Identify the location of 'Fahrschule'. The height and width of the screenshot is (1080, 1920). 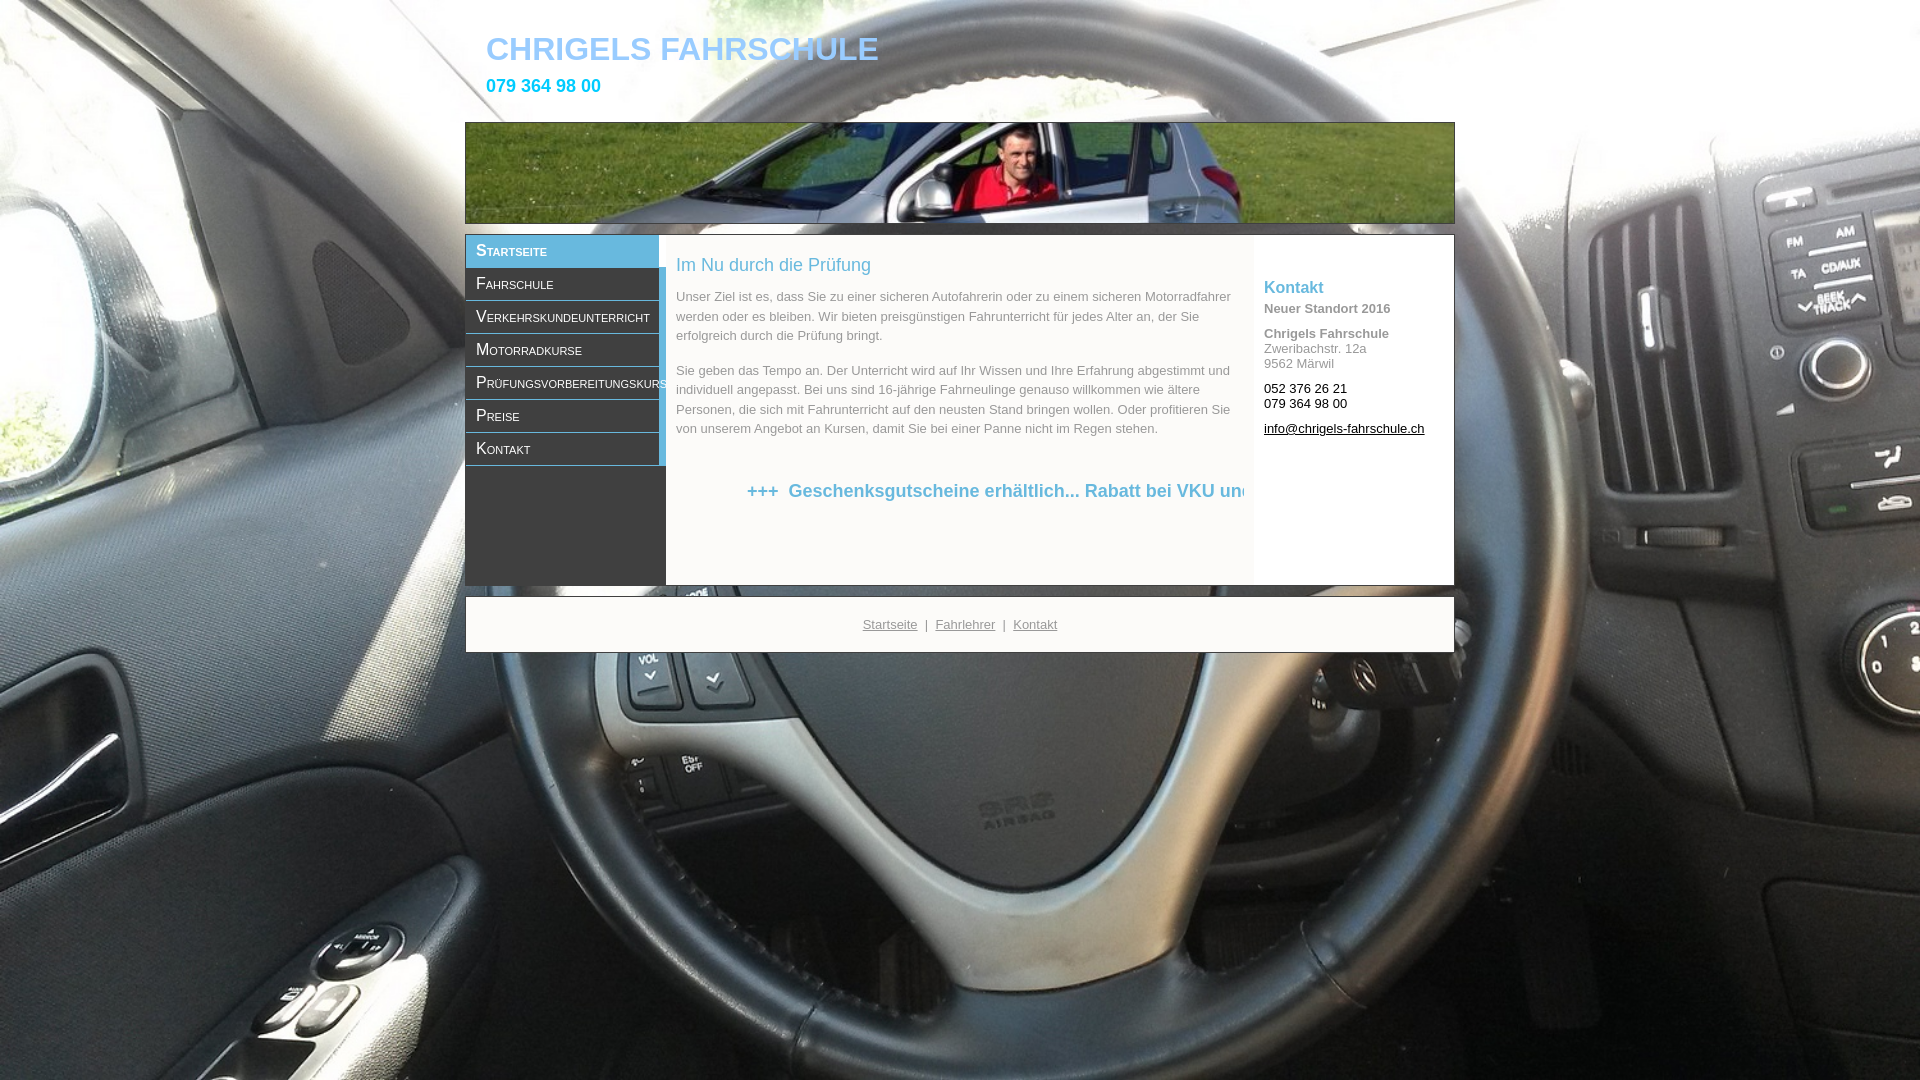
(565, 284).